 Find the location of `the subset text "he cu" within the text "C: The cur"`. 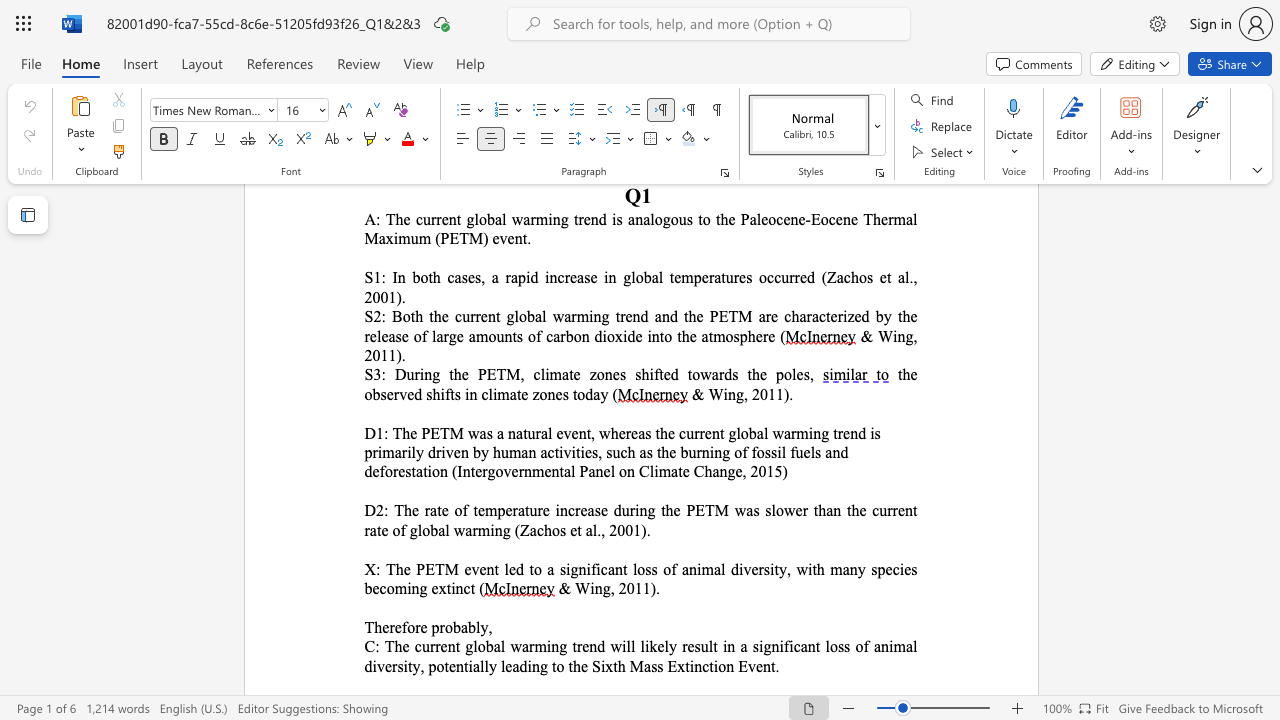

the subset text "he cu" within the text "C: The cur" is located at coordinates (394, 646).